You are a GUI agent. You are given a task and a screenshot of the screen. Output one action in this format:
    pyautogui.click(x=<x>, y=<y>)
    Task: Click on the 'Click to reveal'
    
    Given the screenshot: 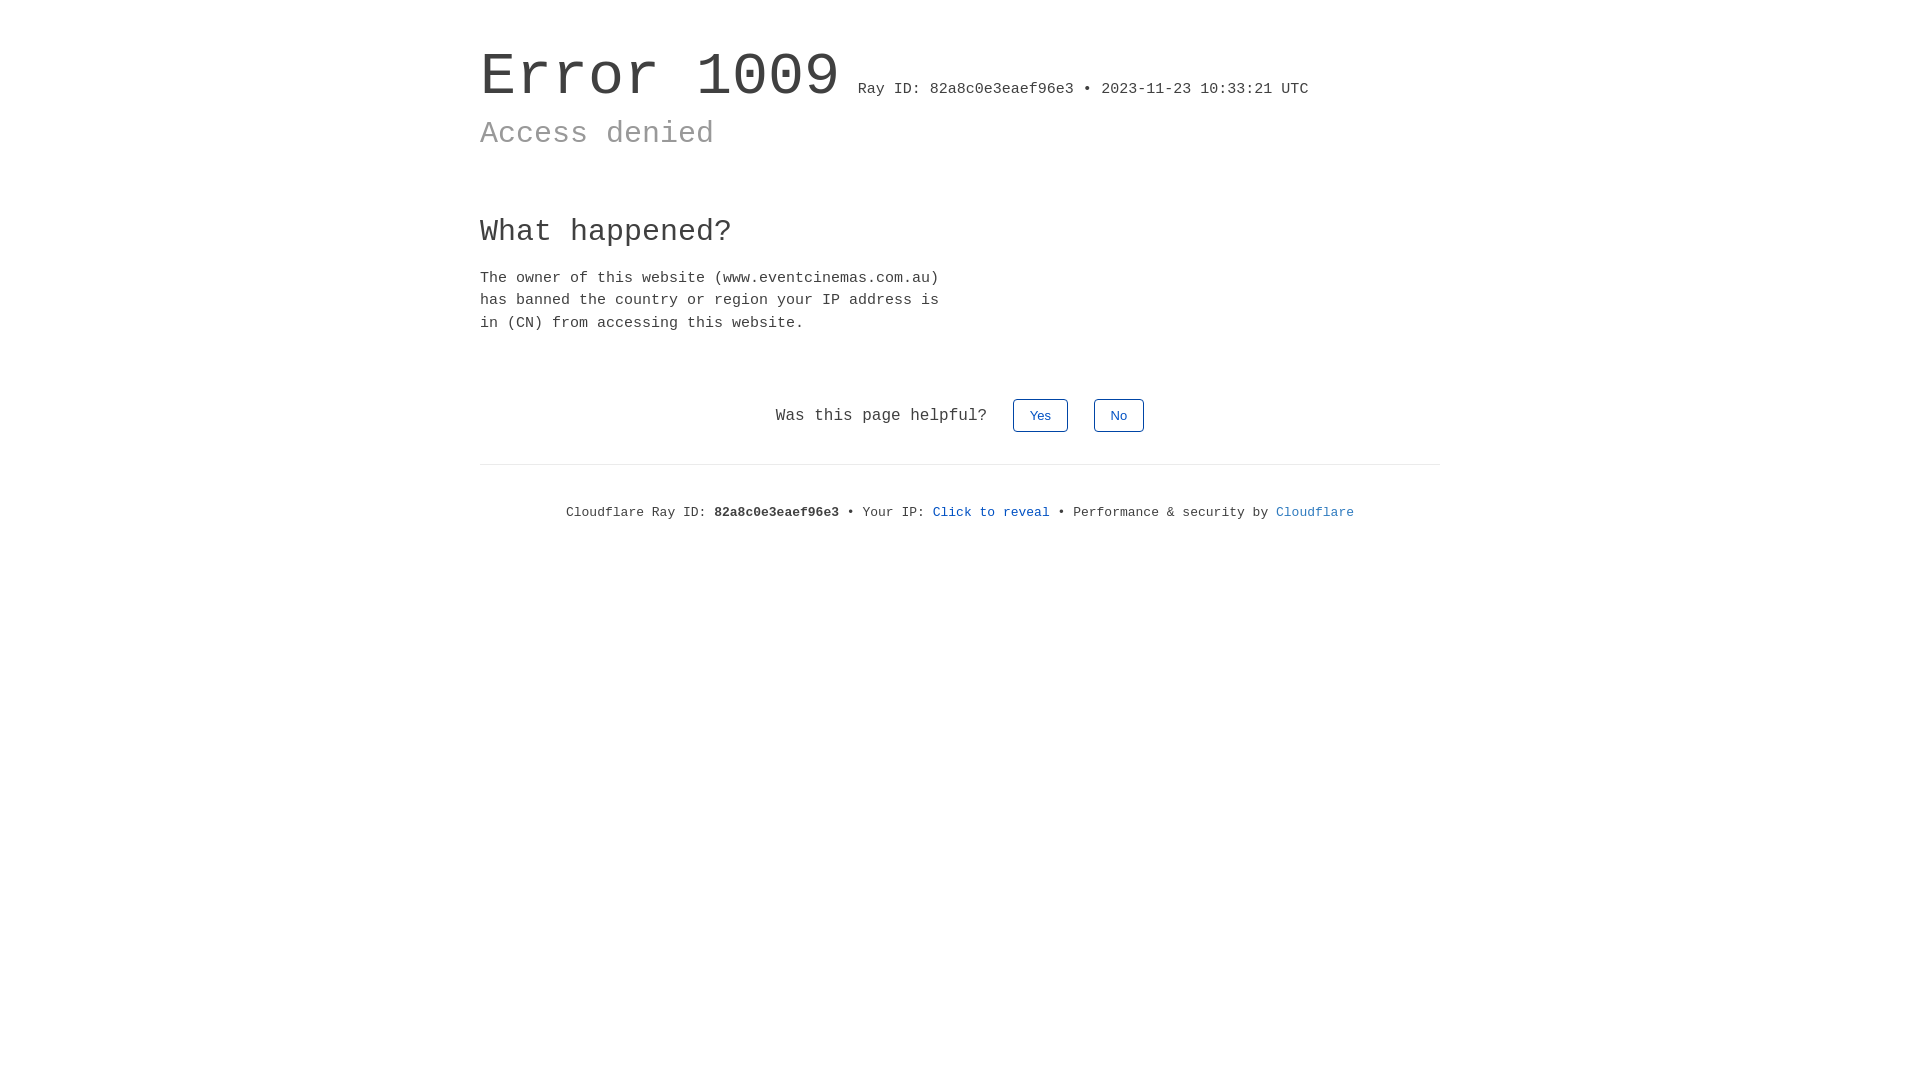 What is the action you would take?
    pyautogui.click(x=931, y=511)
    